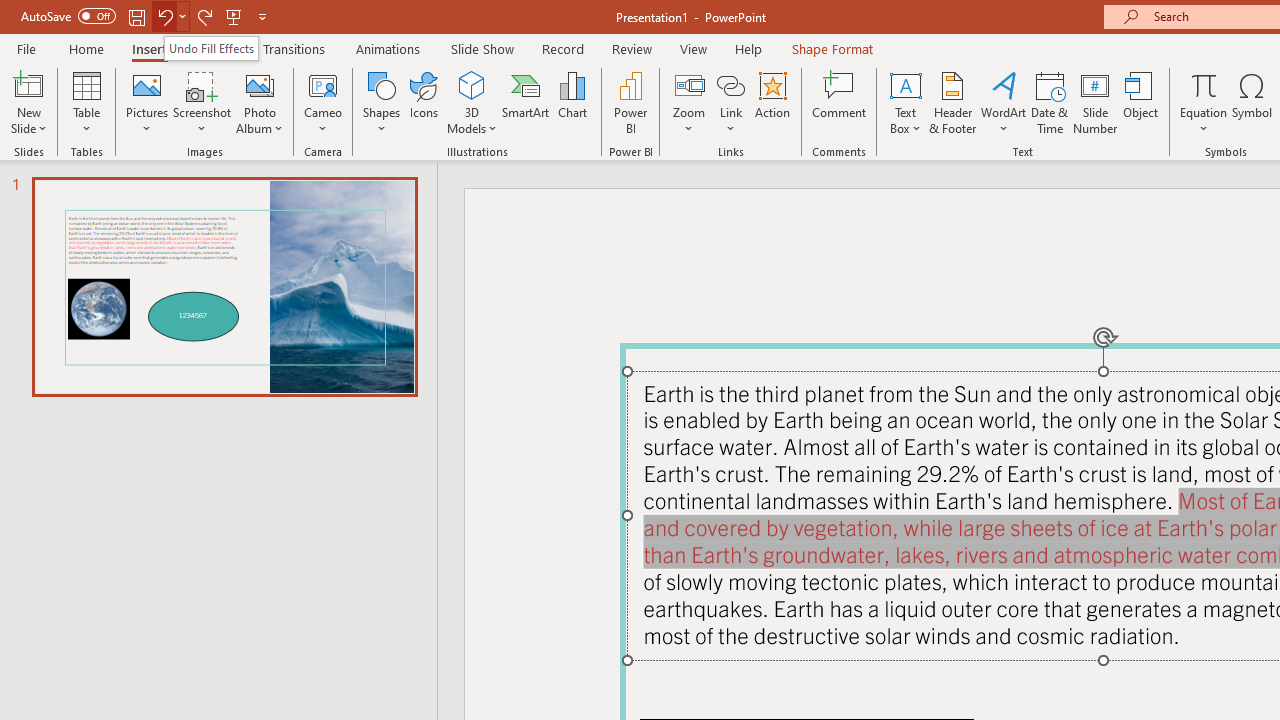  I want to click on 'Undo Fill Effects', so click(211, 47).